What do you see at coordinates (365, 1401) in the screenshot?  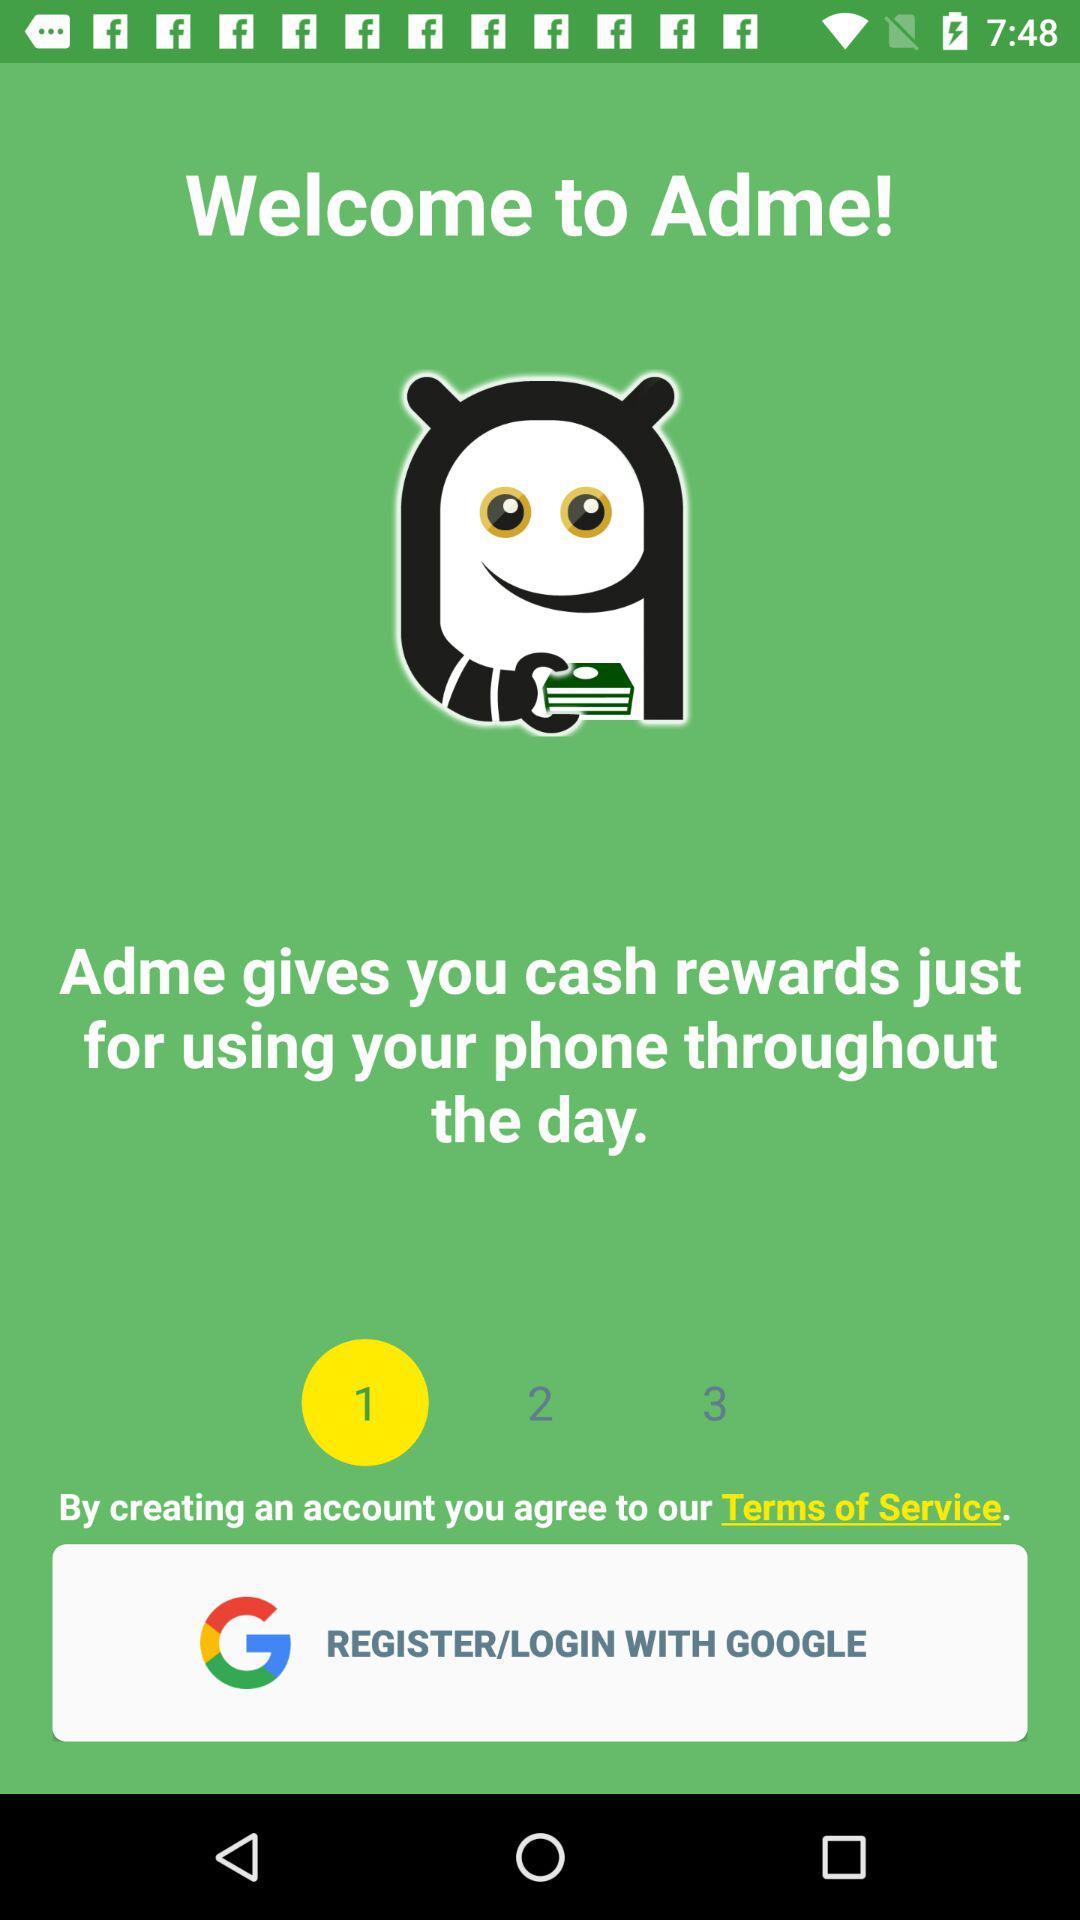 I see `the icon to the left of the 2 item` at bounding box center [365, 1401].